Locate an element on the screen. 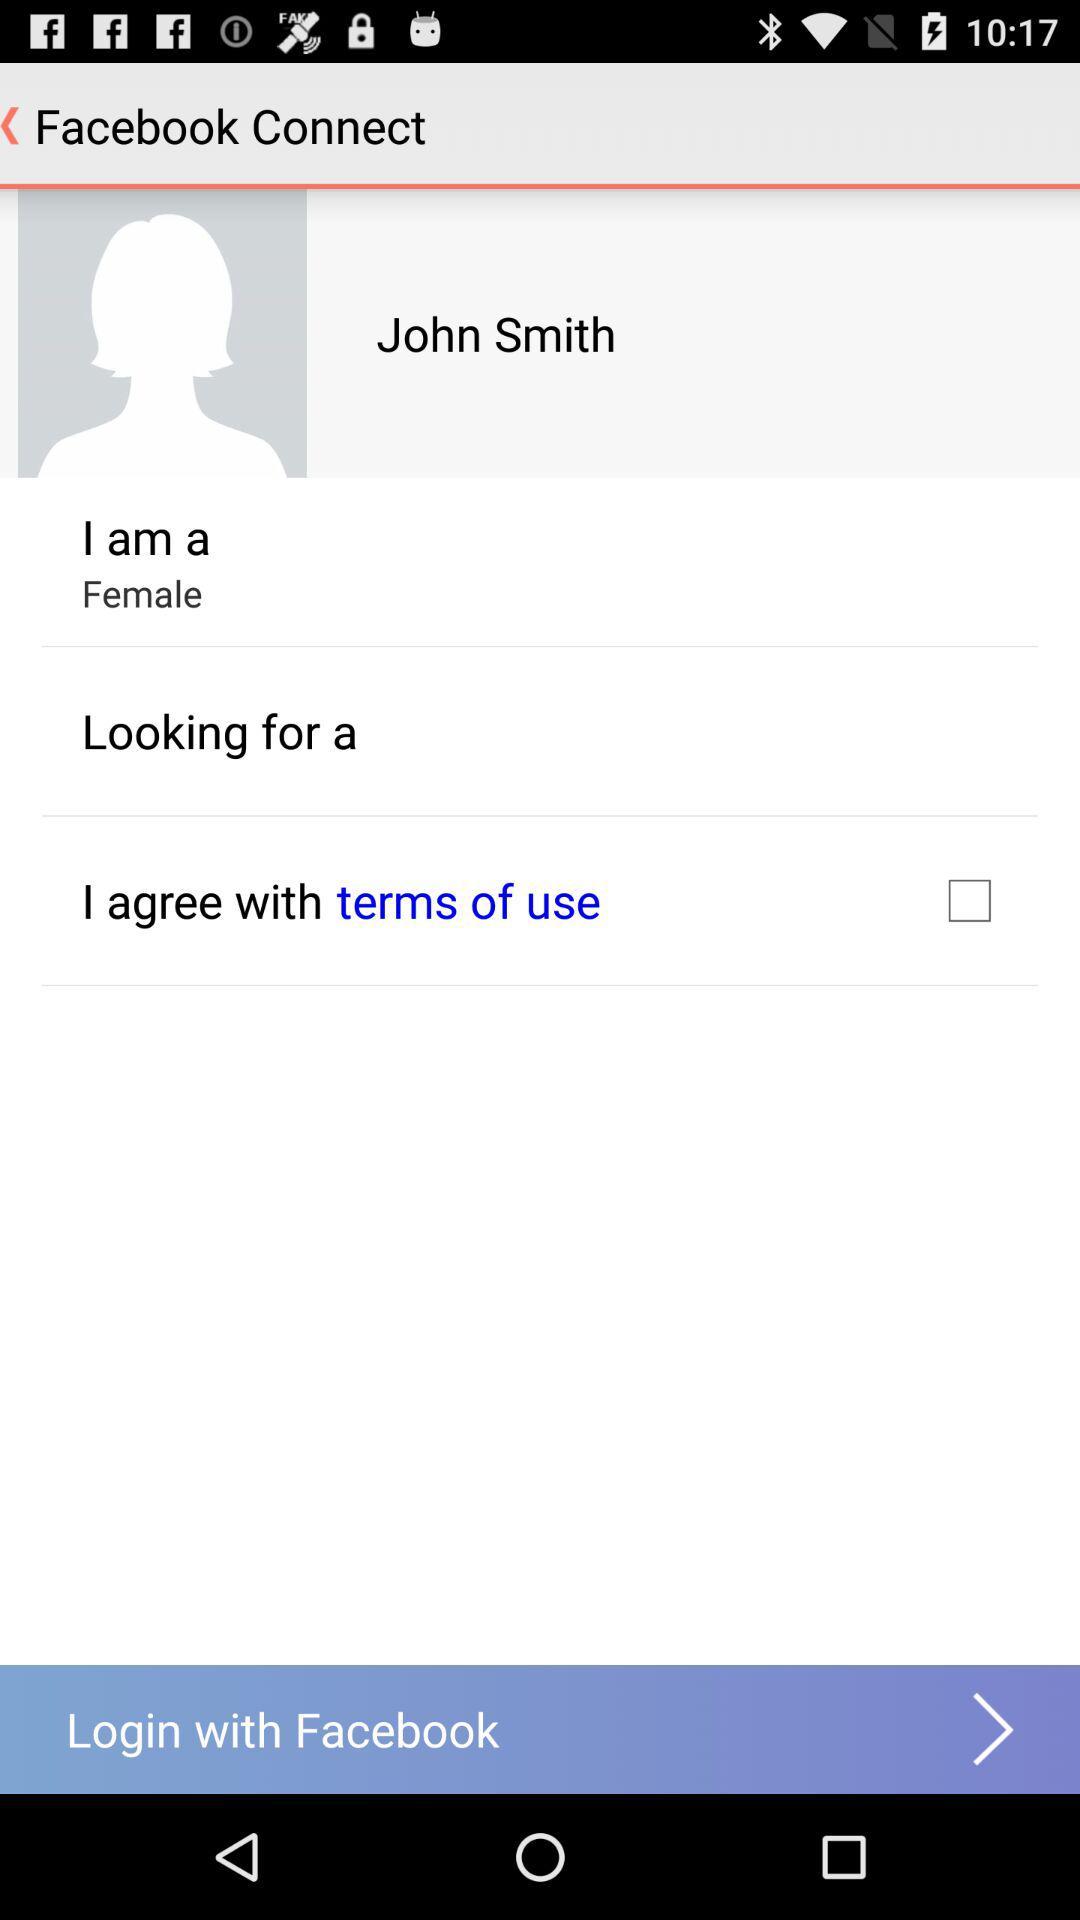 The height and width of the screenshot is (1920, 1080). the item to the left of terms of use icon is located at coordinates (202, 899).